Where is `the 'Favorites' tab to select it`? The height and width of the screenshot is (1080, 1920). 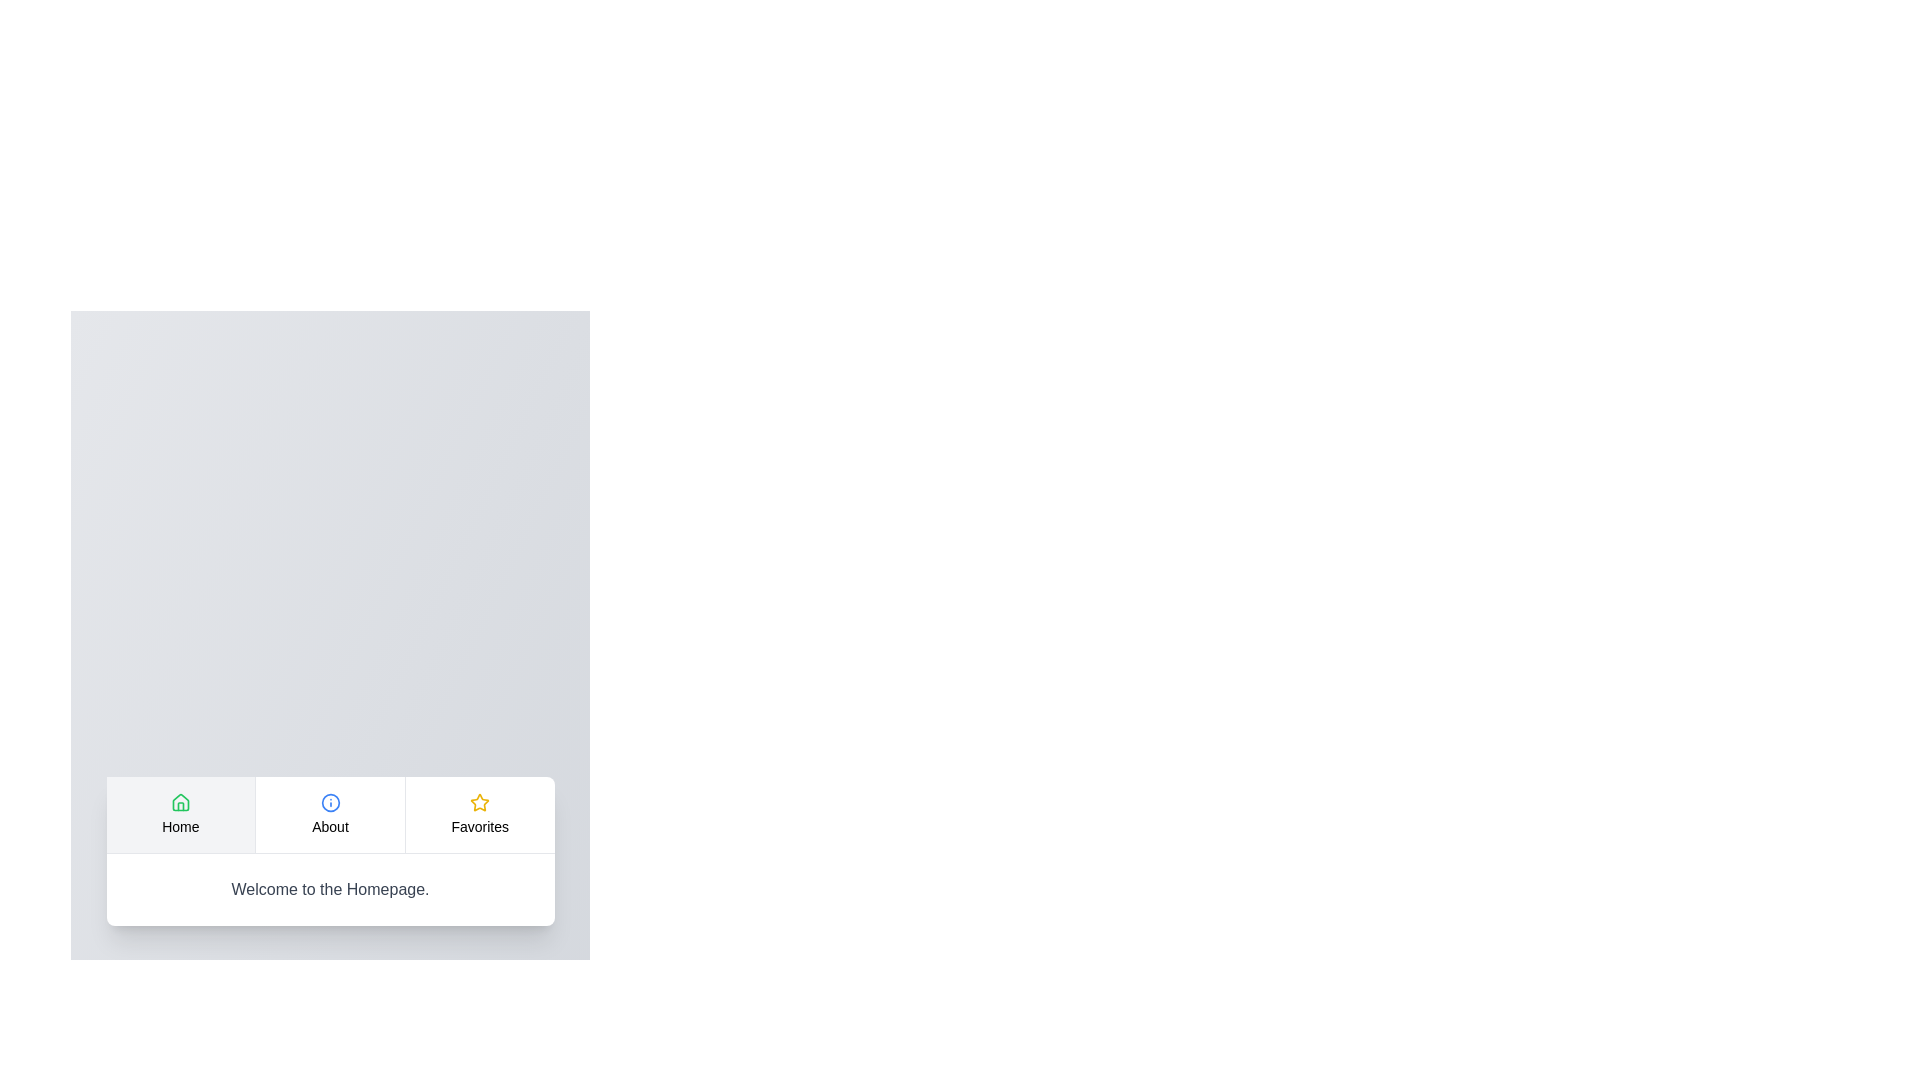
the 'Favorites' tab to select it is located at coordinates (478, 814).